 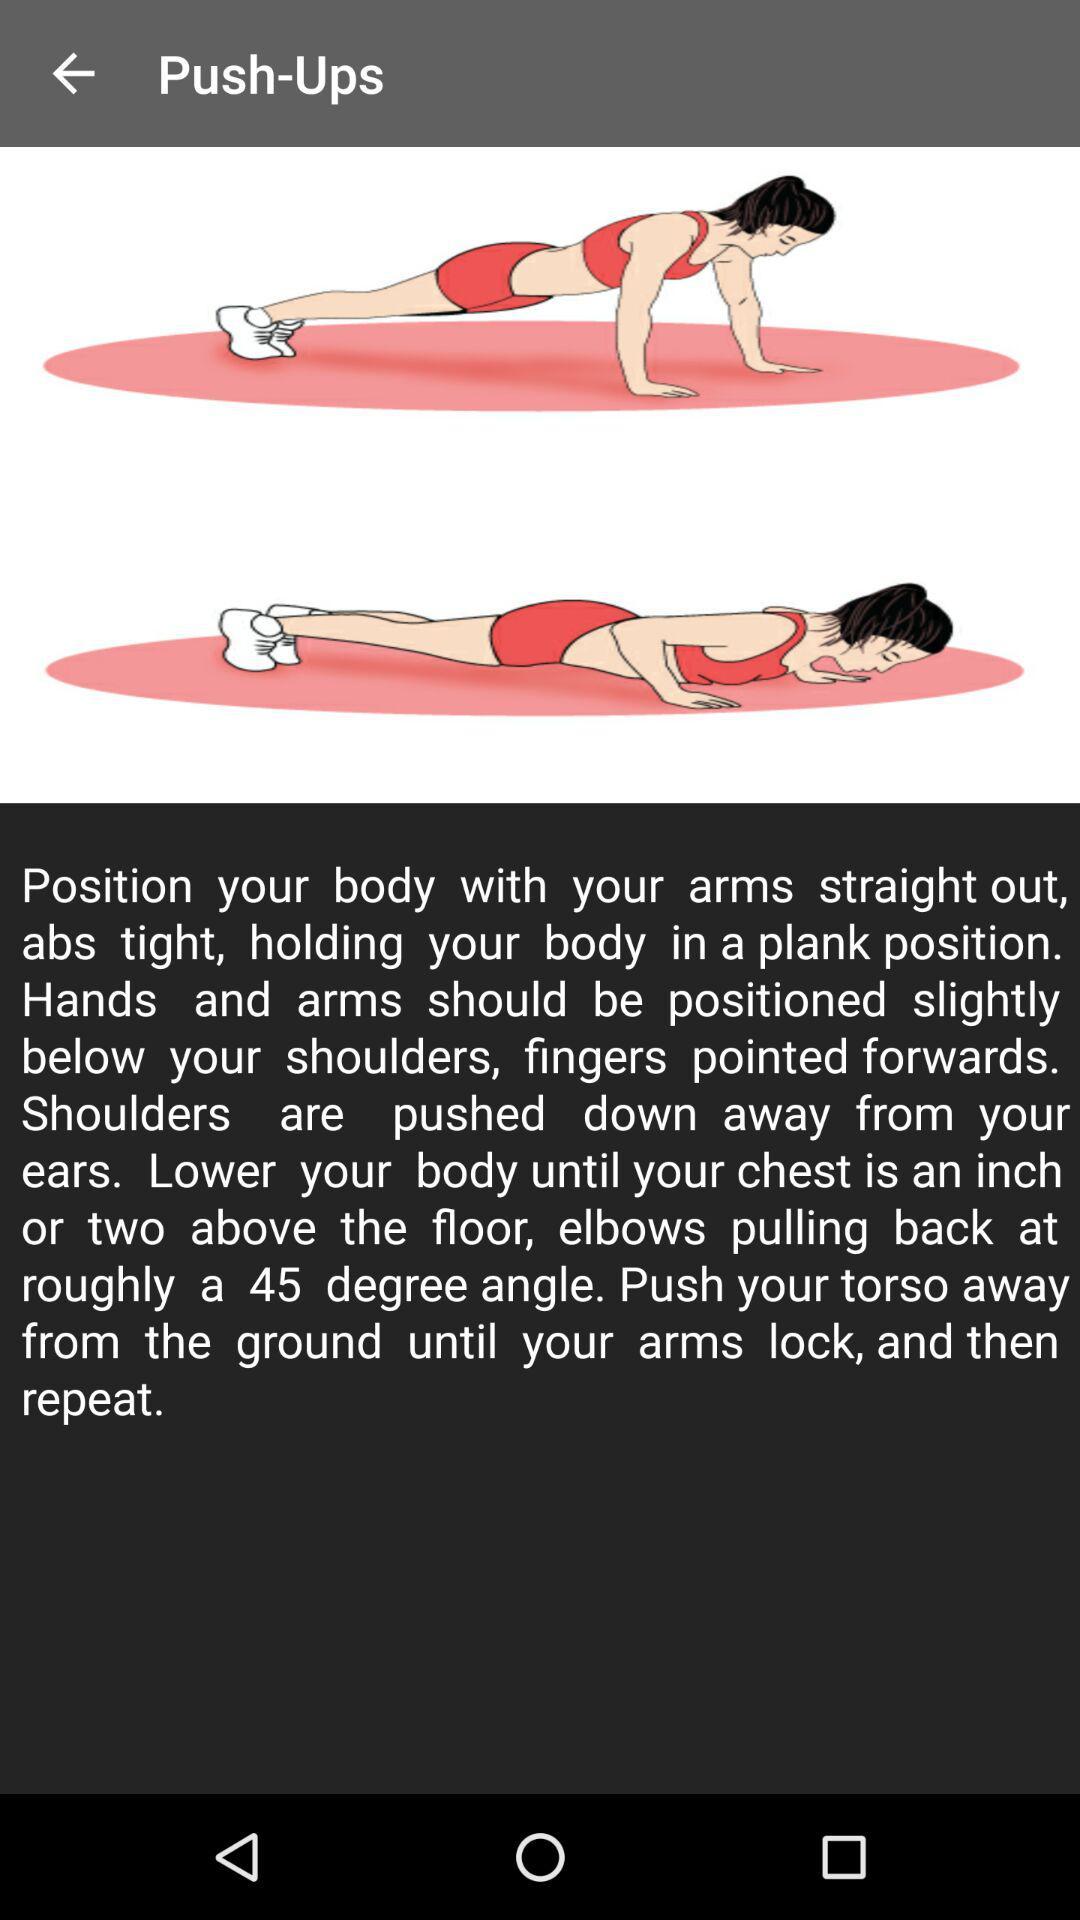 What do you see at coordinates (72, 73) in the screenshot?
I see `app next to push-ups app` at bounding box center [72, 73].